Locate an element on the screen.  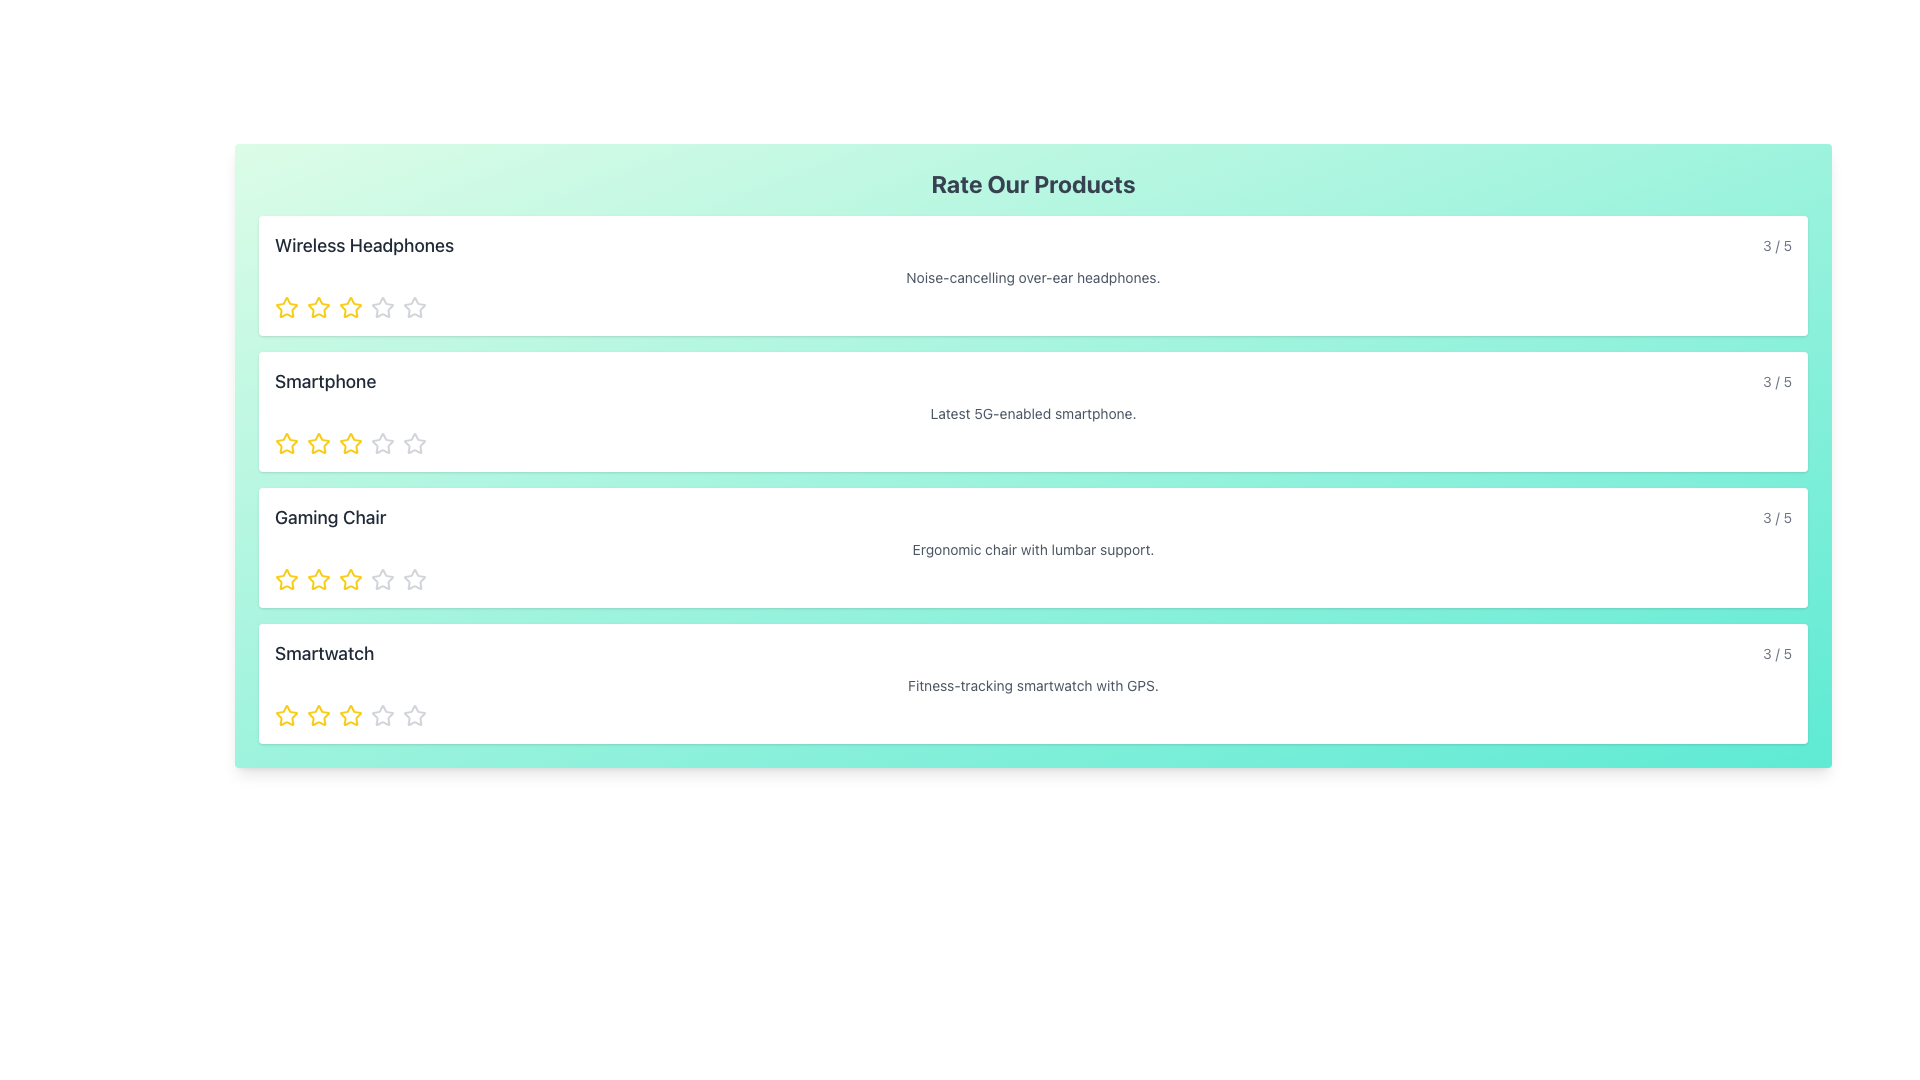
the active yellow star-shaped icon used for rating, which is the third star from the left in the series of five stars on the 'Wireless Headphones' card is located at coordinates (350, 307).